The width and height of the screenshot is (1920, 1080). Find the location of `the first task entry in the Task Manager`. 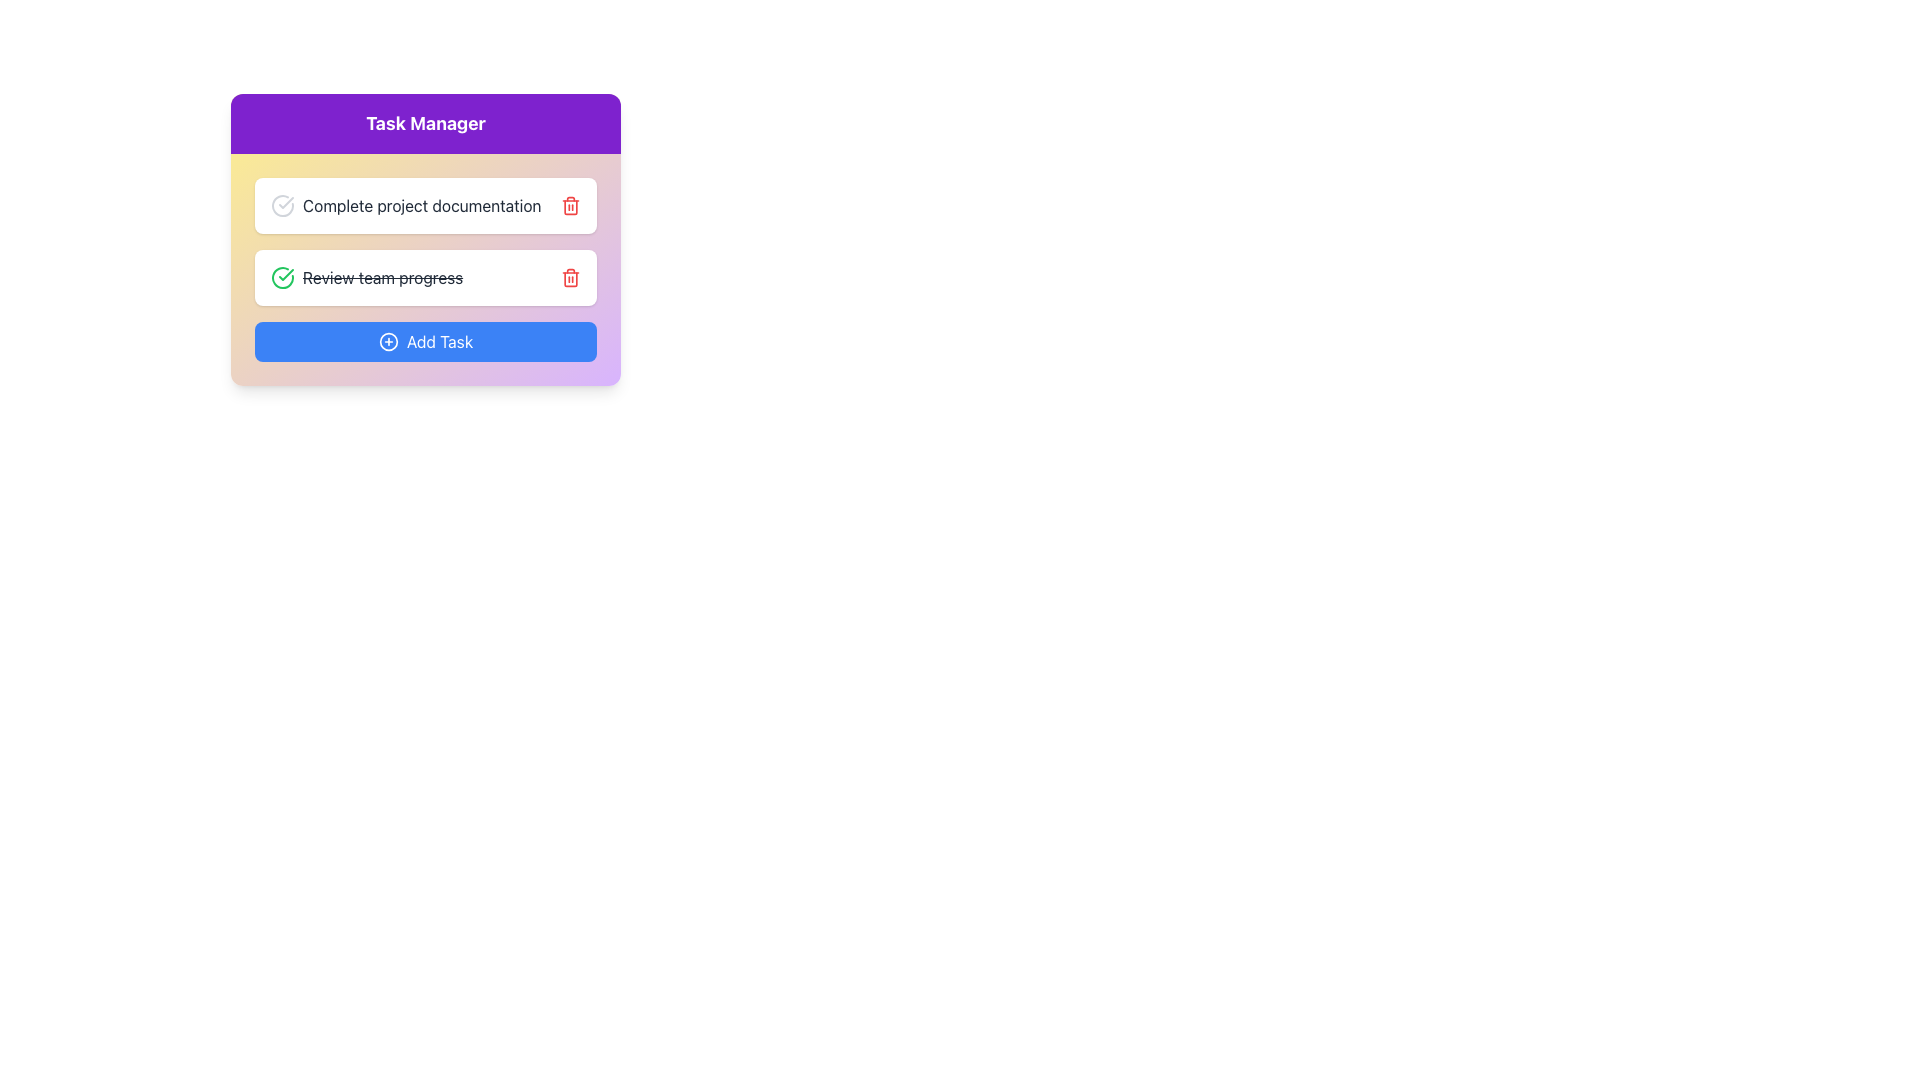

the first task entry in the Task Manager is located at coordinates (405, 205).